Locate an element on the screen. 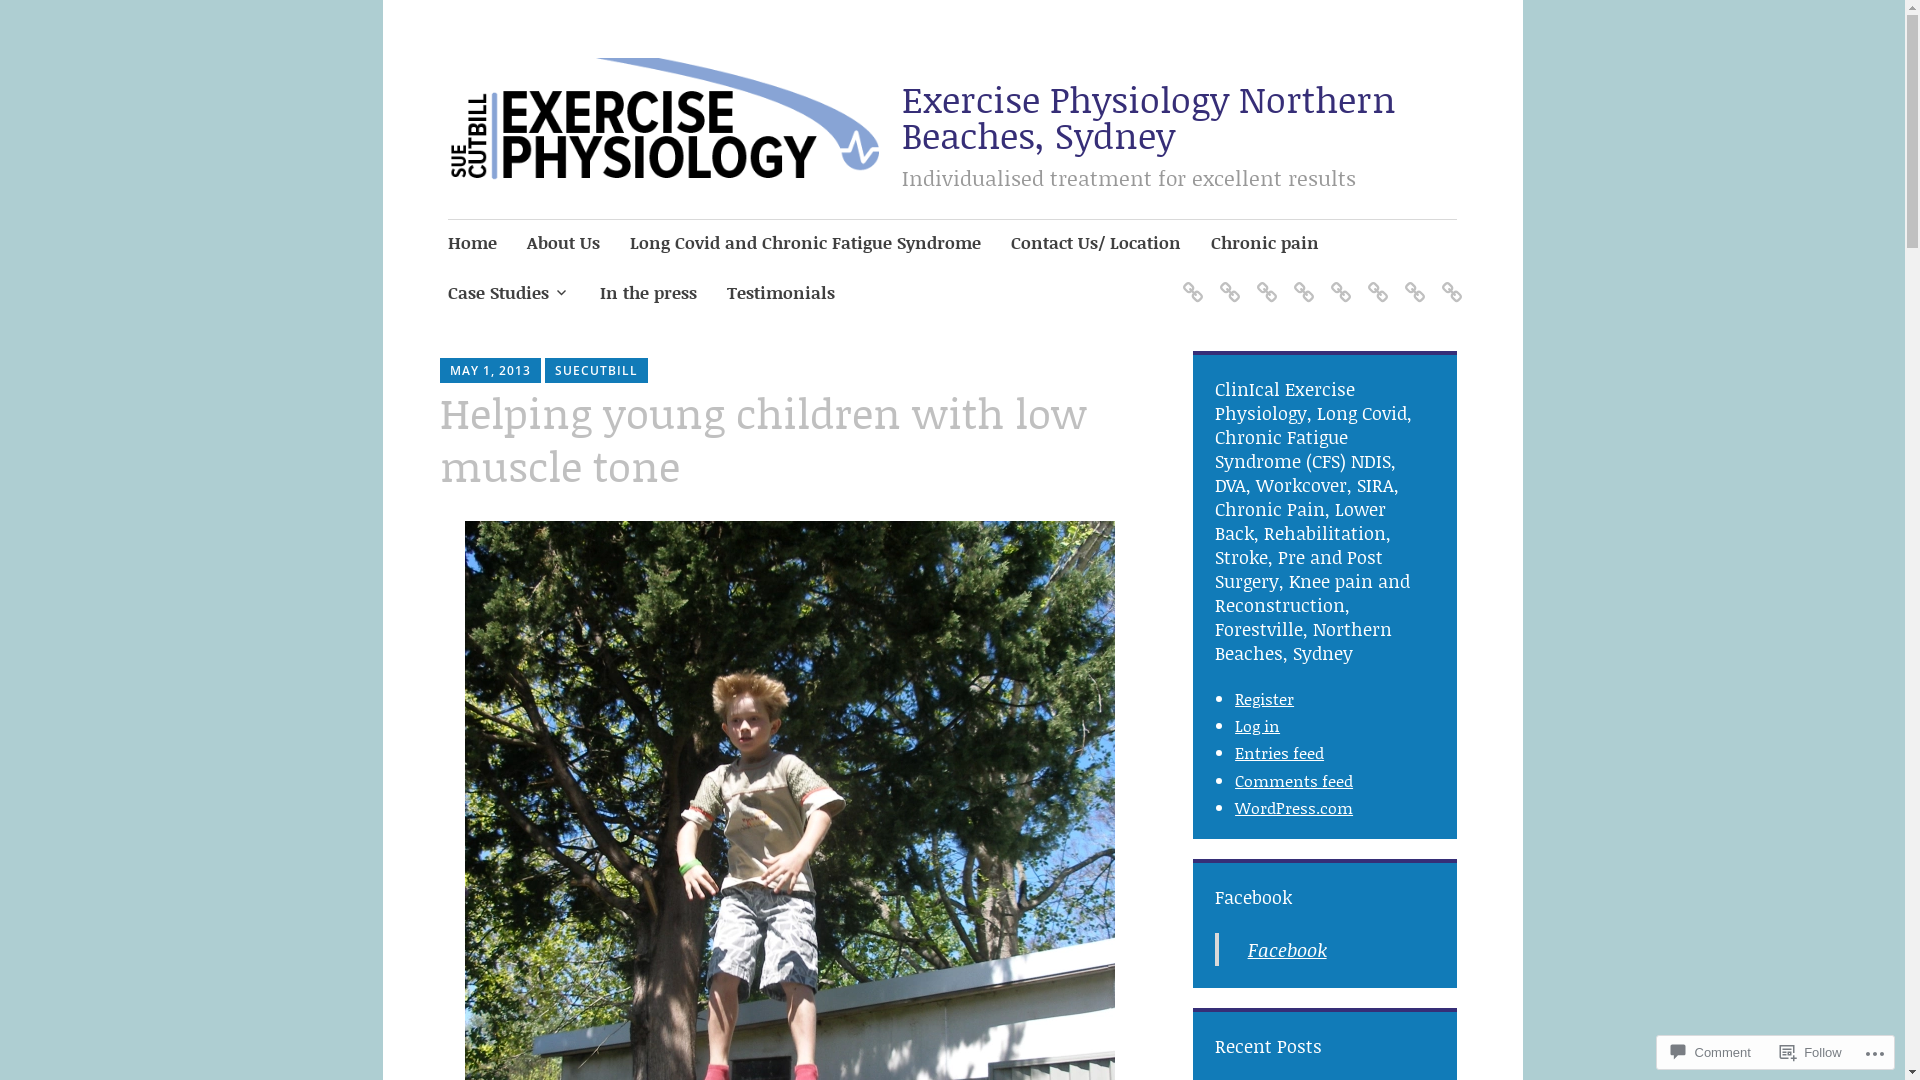 Image resolution: width=1920 pixels, height=1080 pixels. 'Testimonials' is located at coordinates (780, 293).